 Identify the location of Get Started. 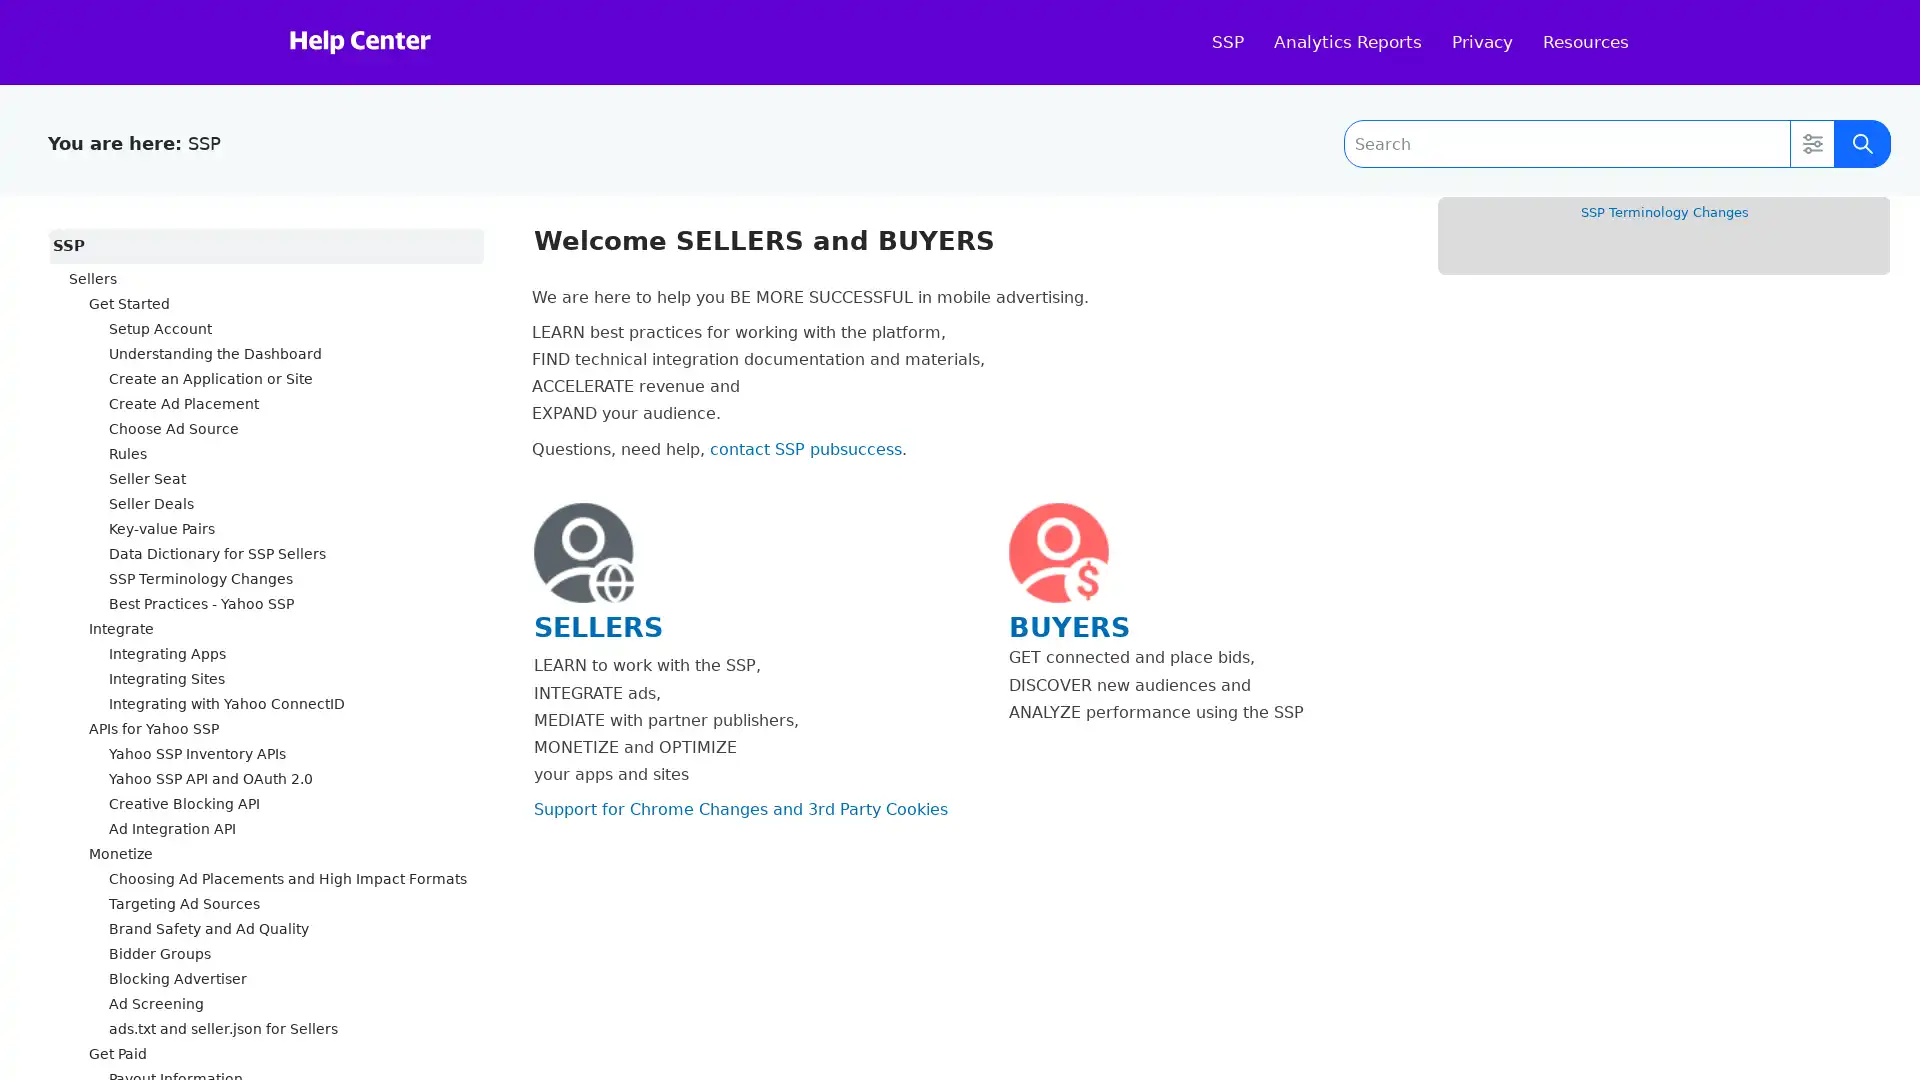
(264, 306).